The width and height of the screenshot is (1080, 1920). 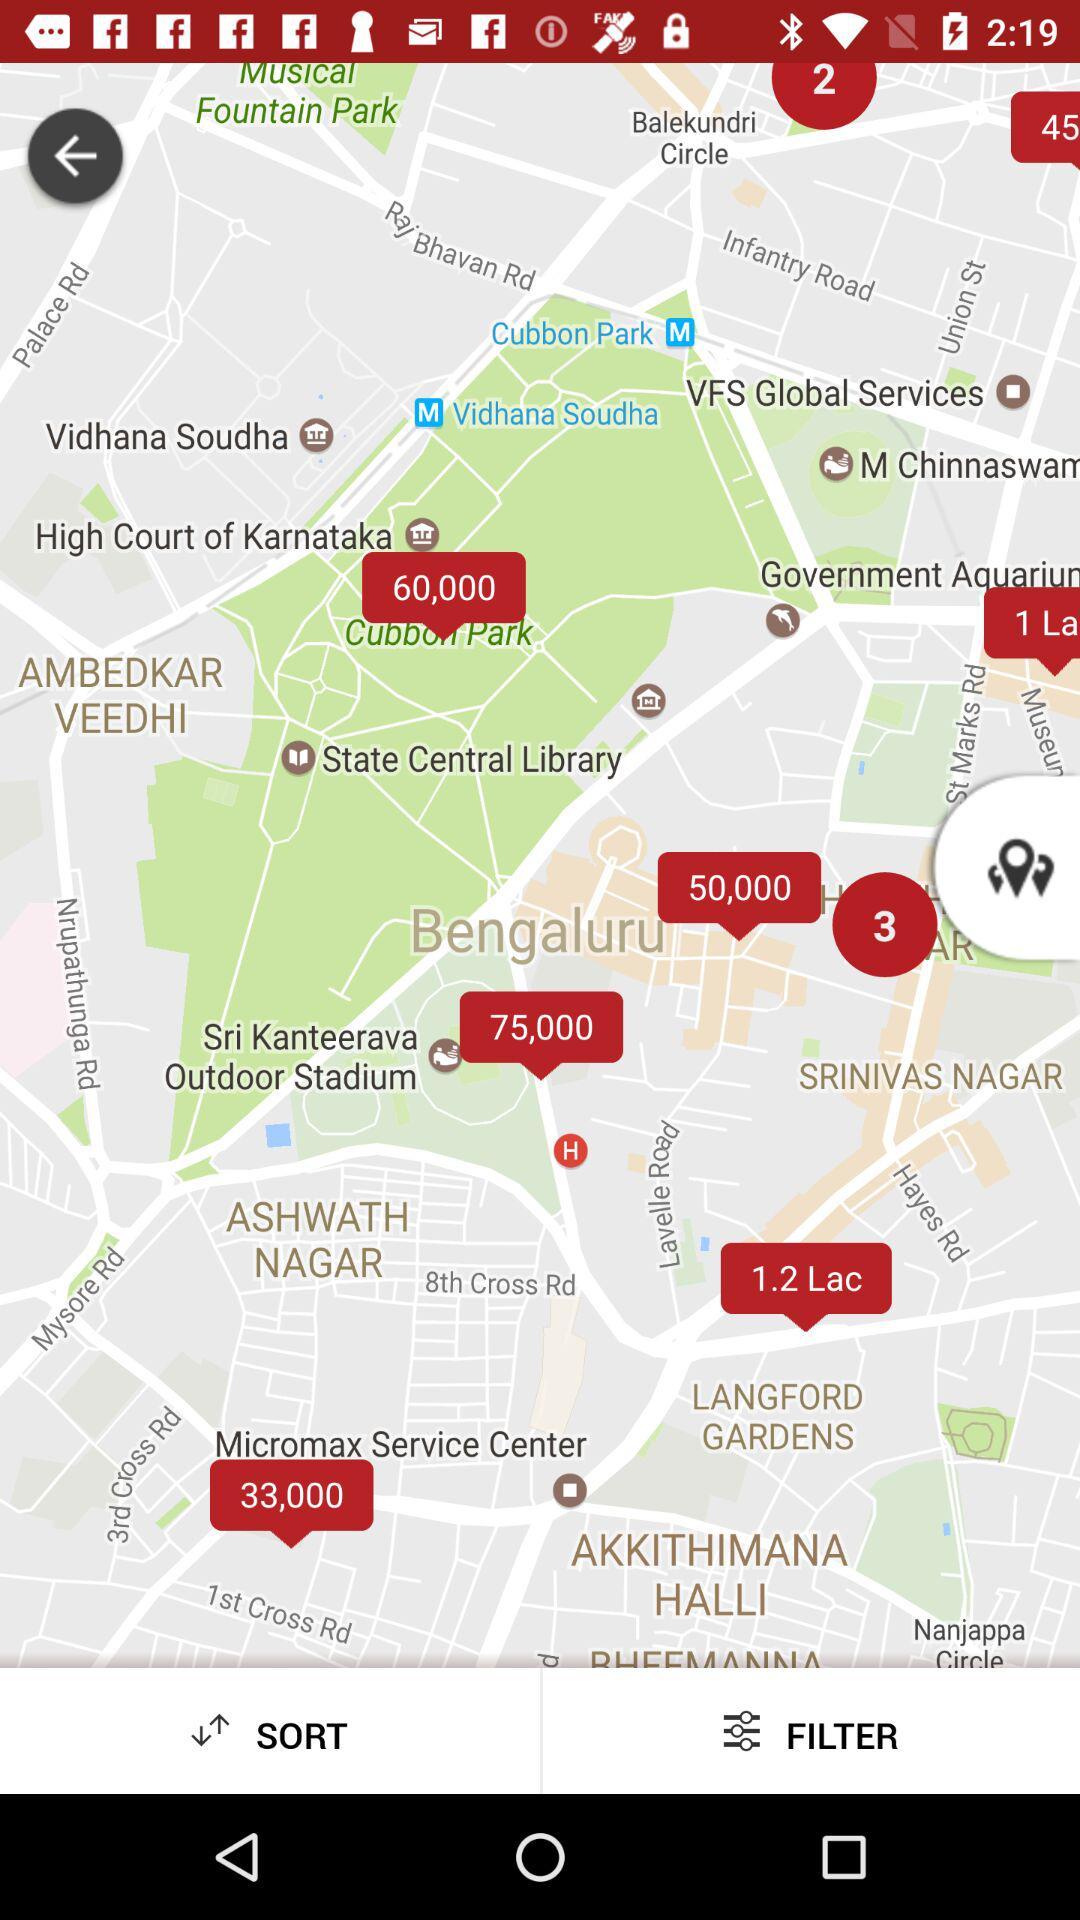 What do you see at coordinates (74, 158) in the screenshot?
I see `the arrow_backward icon` at bounding box center [74, 158].